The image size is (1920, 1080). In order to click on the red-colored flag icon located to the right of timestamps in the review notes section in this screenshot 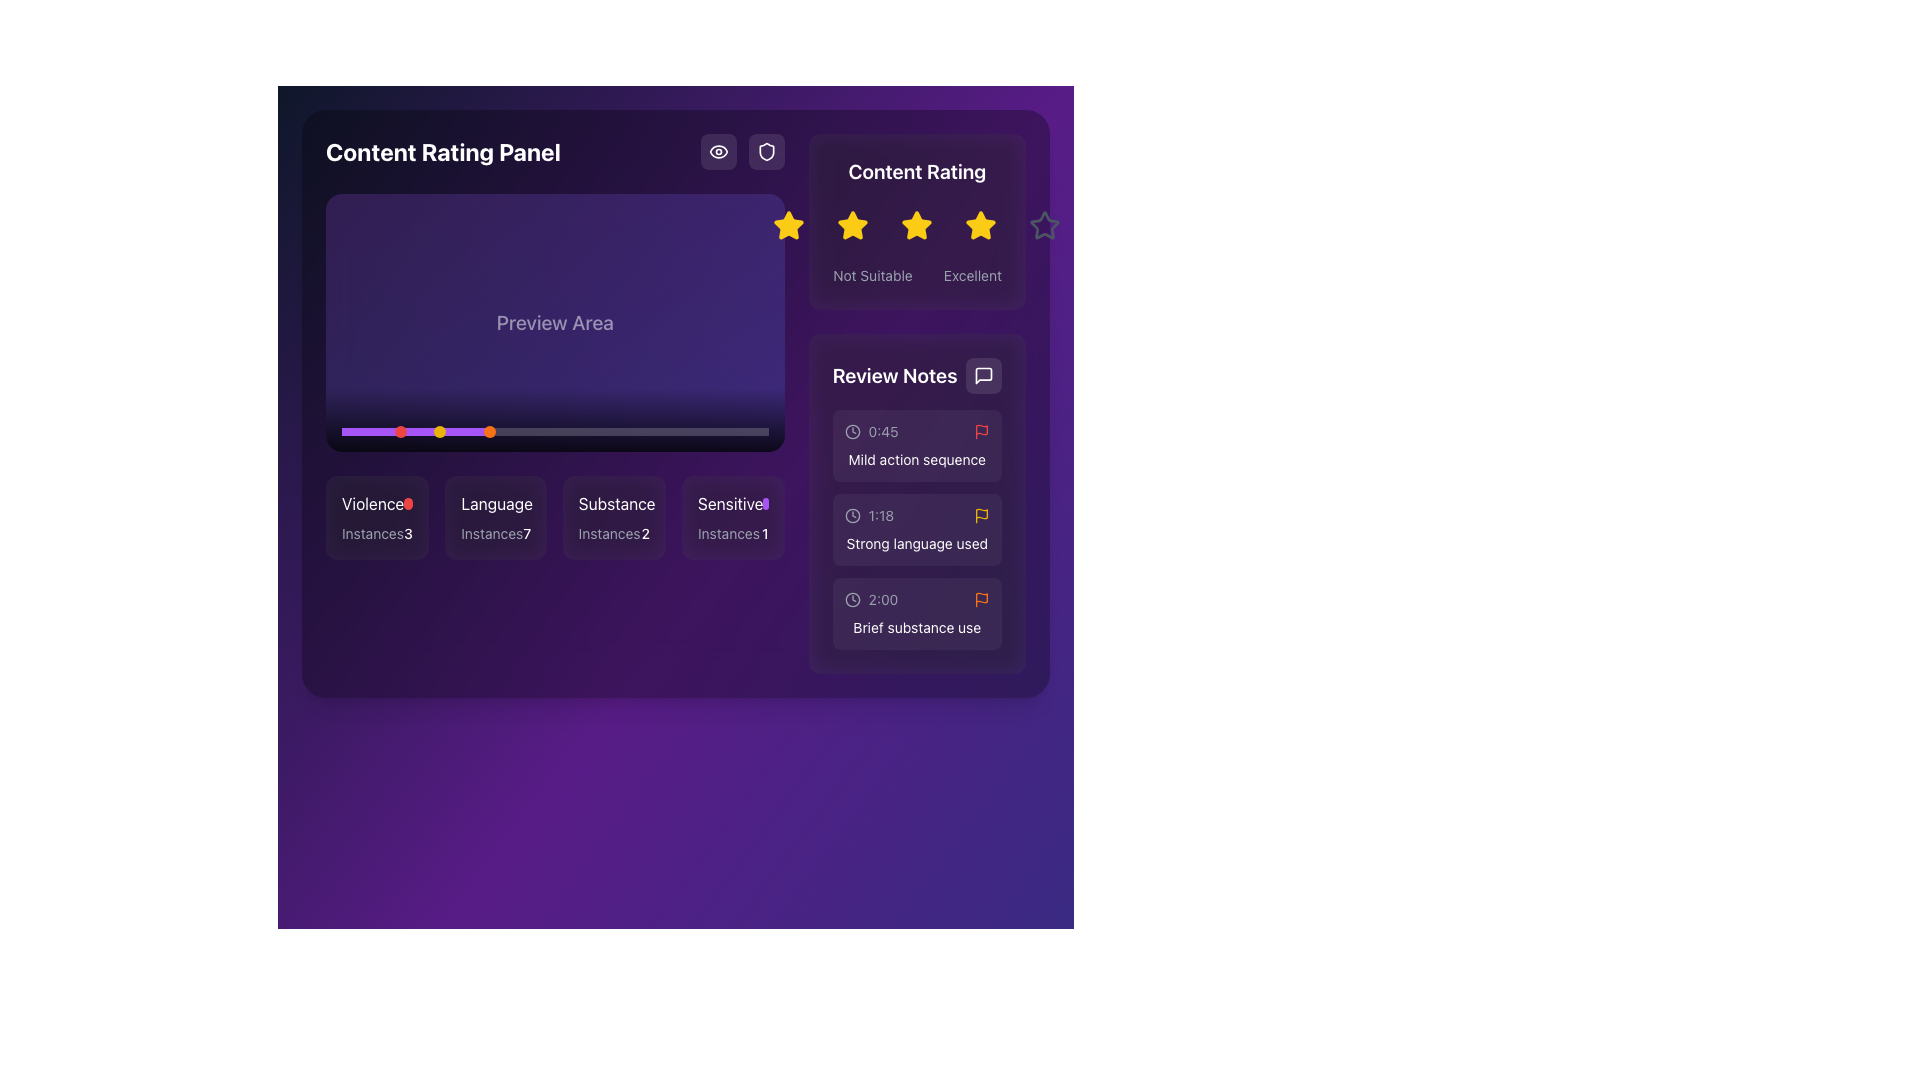, I will do `click(981, 428)`.